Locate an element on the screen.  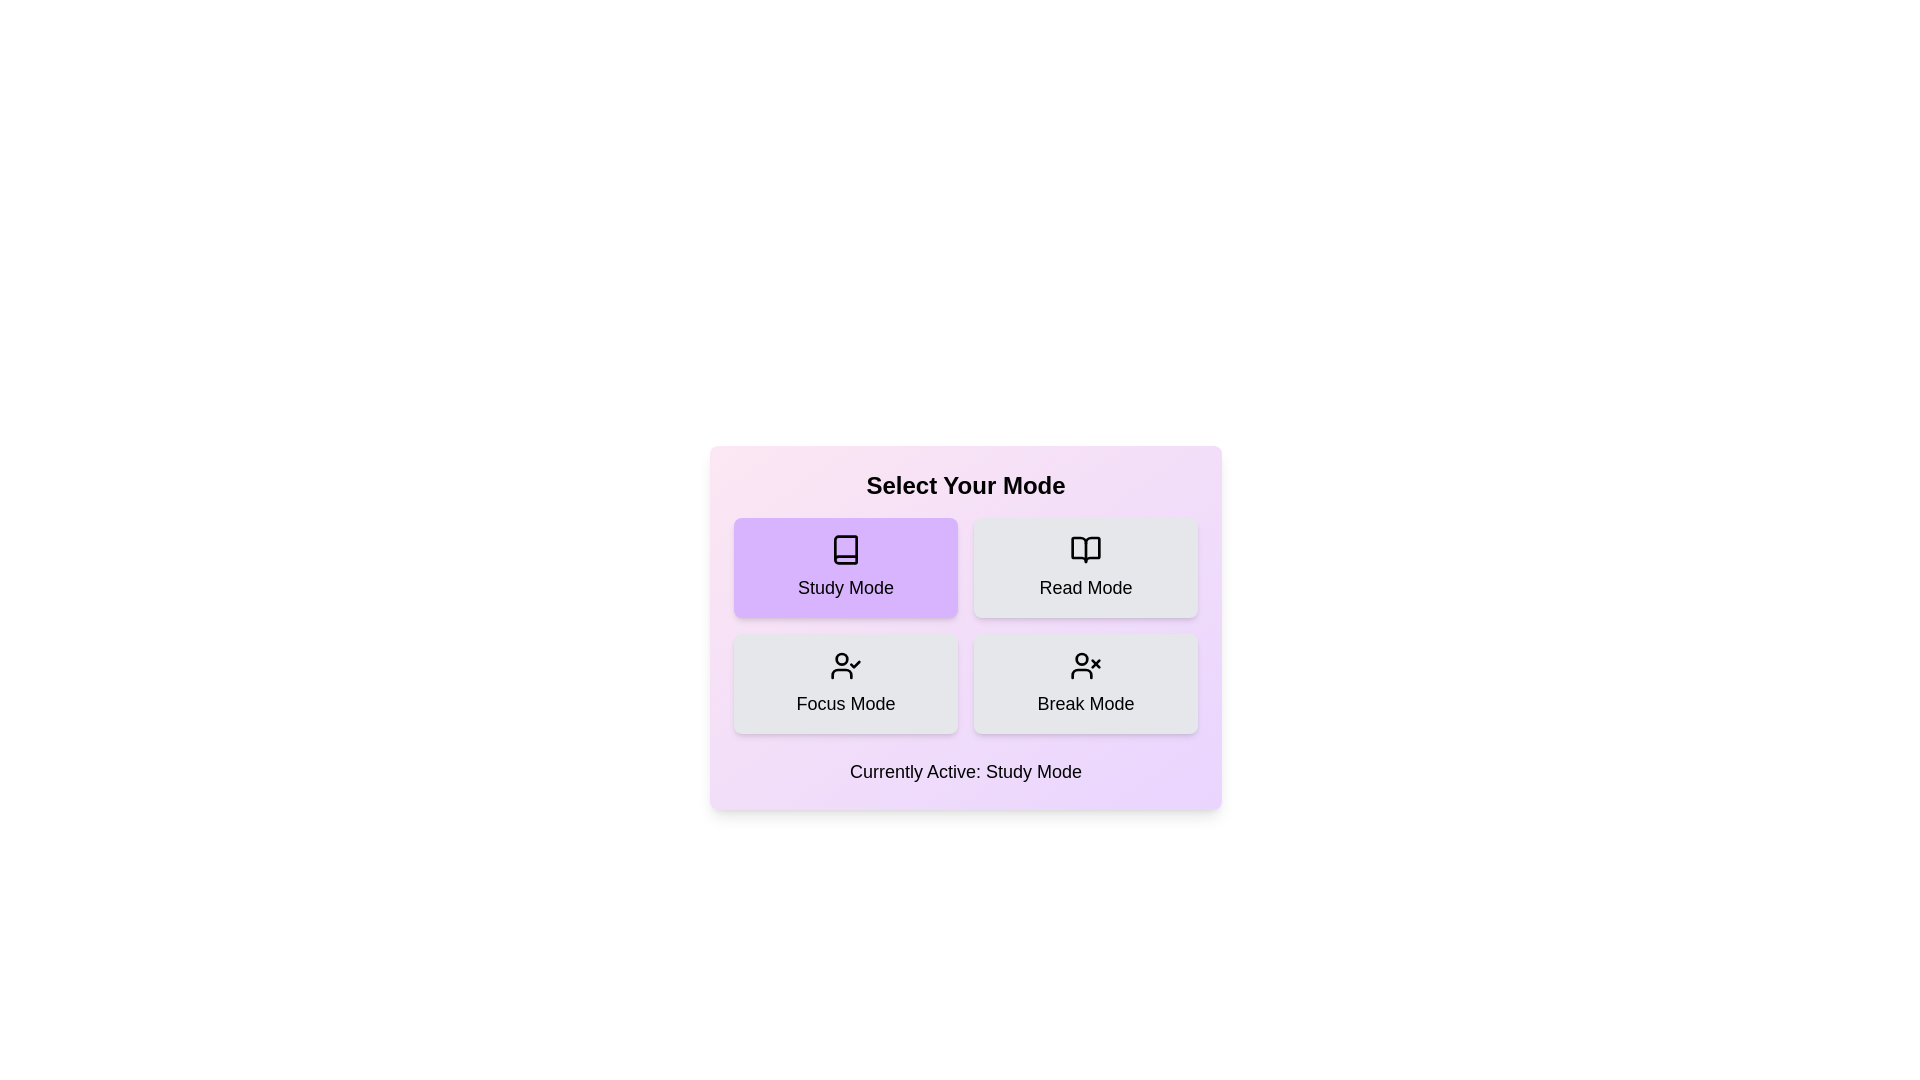
the button corresponding to the desired mode: Break Mode is located at coordinates (1084, 682).